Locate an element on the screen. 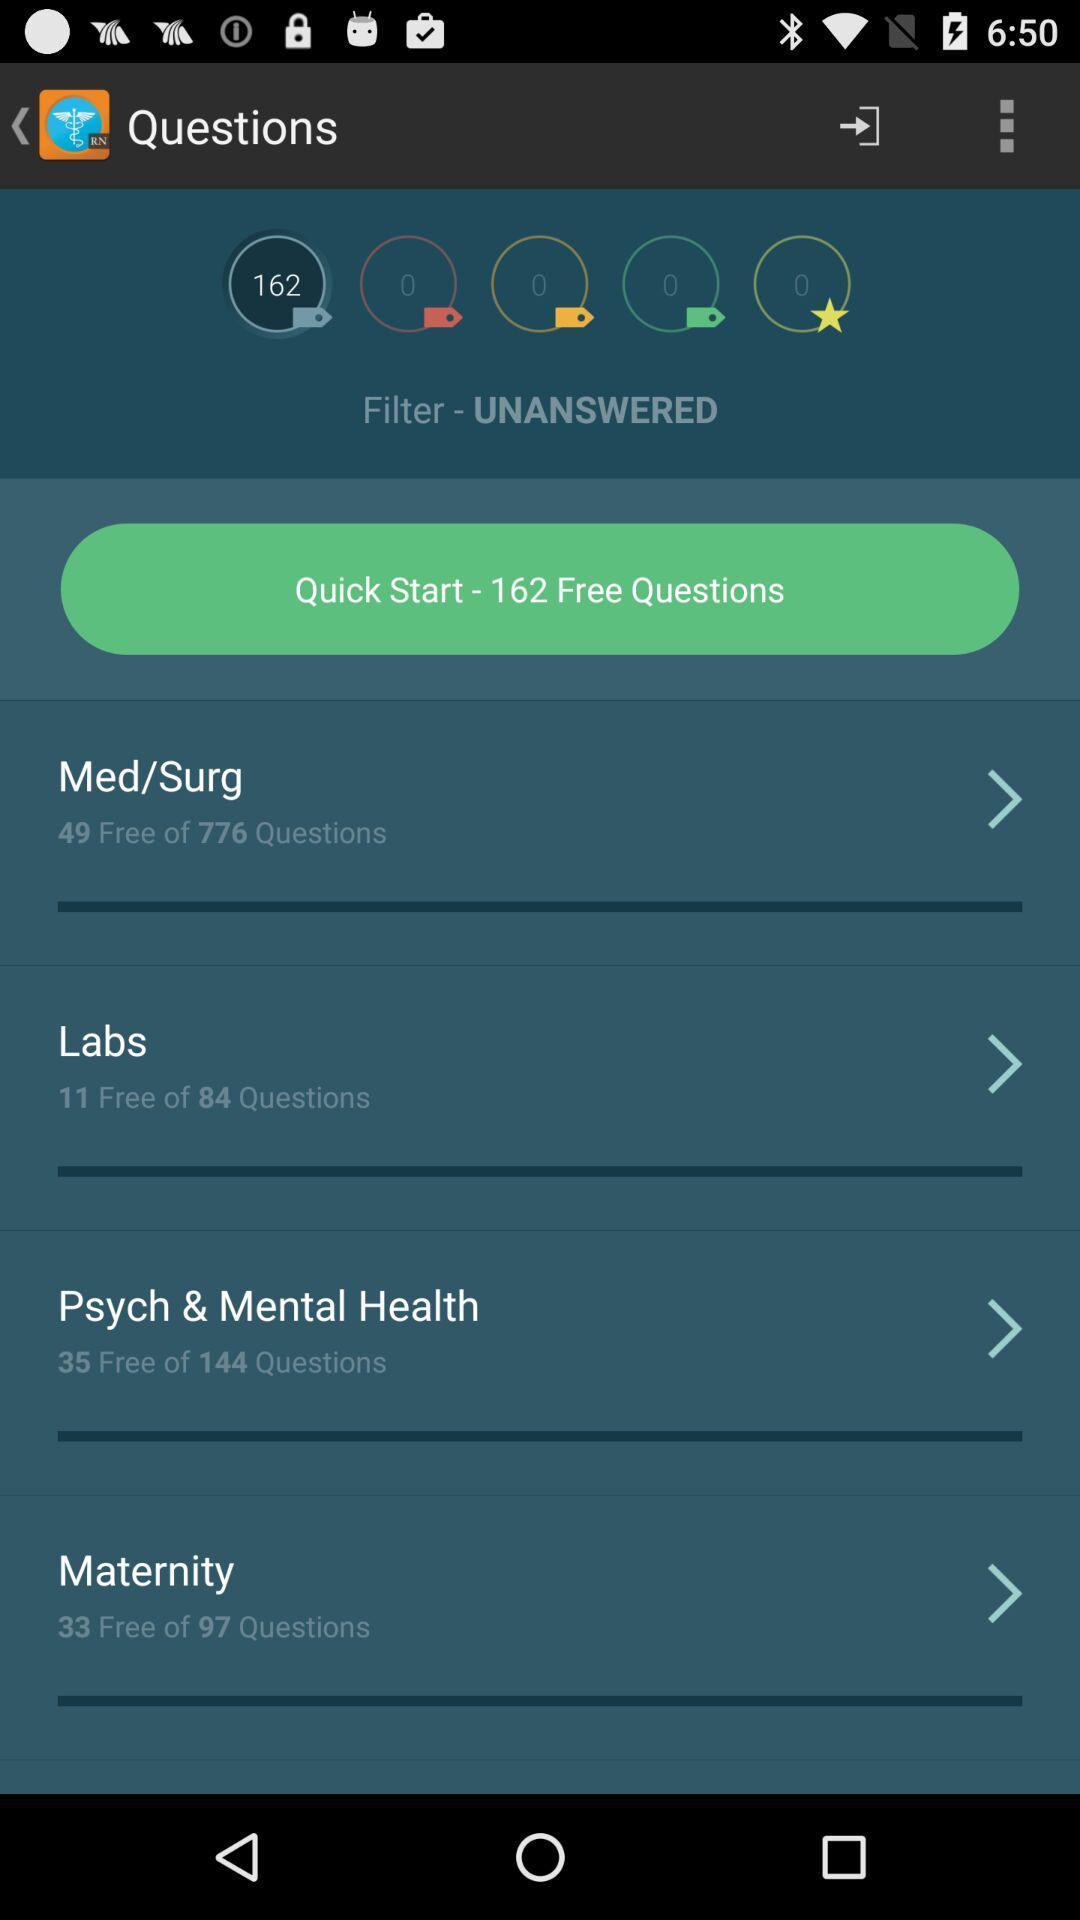  icon next to 33 free of icon is located at coordinates (1005, 1591).